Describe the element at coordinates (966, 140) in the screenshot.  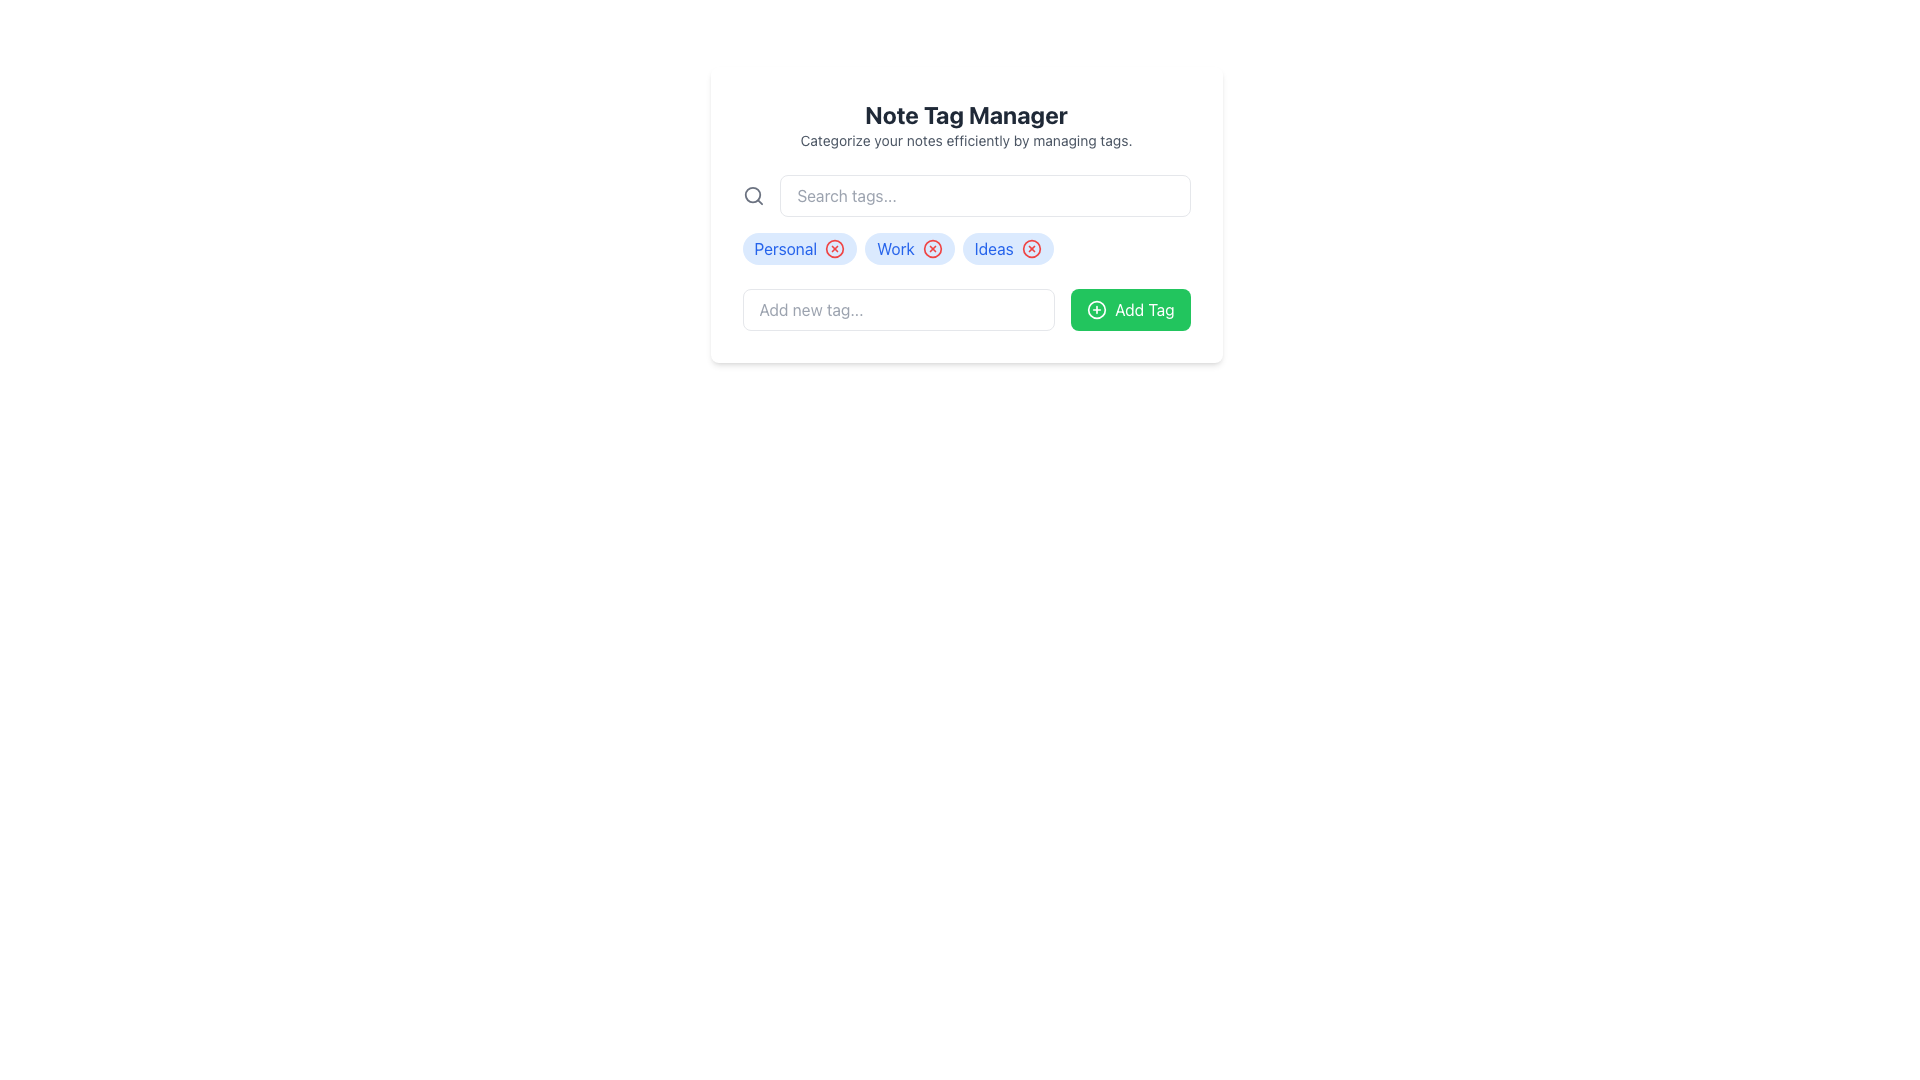
I see `the text element displaying 'Categorize your notes efficiently by managing tags.' which is located directly beneath the heading 'Note Tag Manager.'` at that location.